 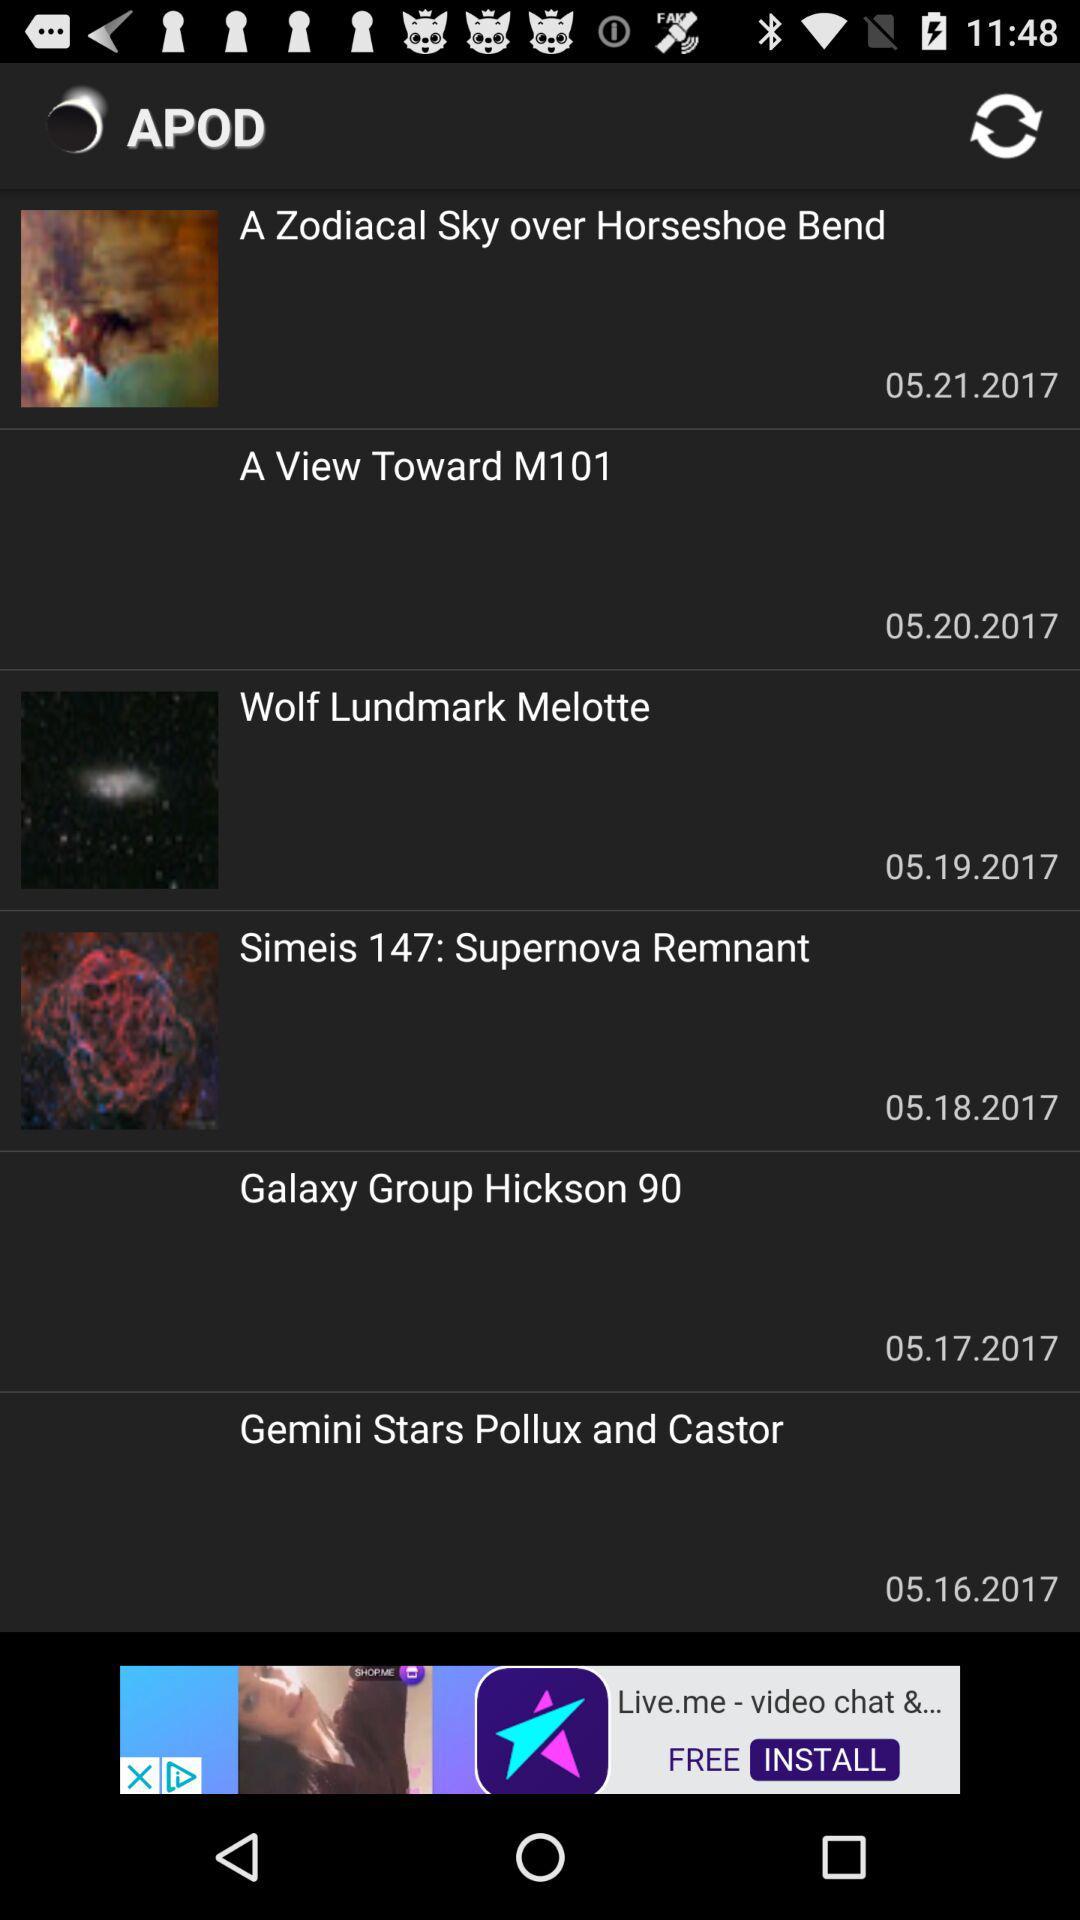 I want to click on advertisement, so click(x=540, y=1727).